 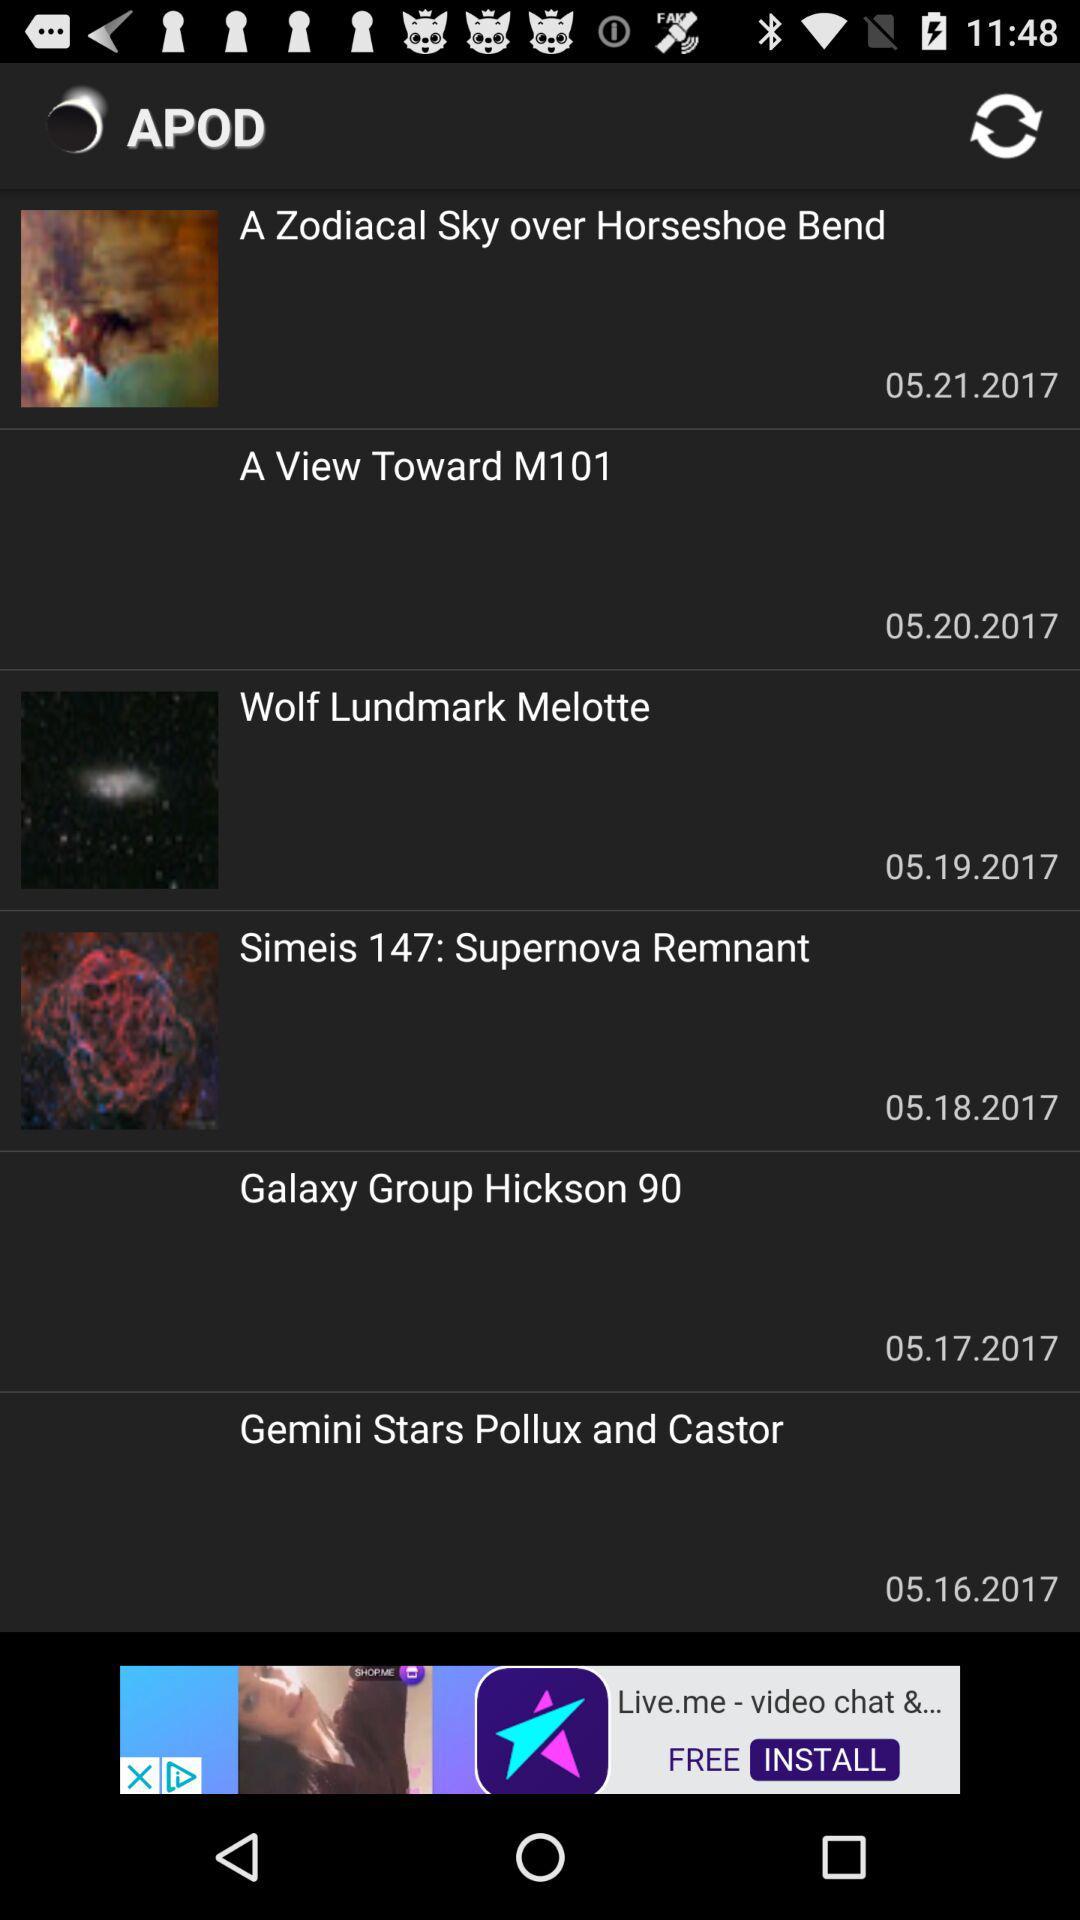 I want to click on advertisement, so click(x=540, y=1727).